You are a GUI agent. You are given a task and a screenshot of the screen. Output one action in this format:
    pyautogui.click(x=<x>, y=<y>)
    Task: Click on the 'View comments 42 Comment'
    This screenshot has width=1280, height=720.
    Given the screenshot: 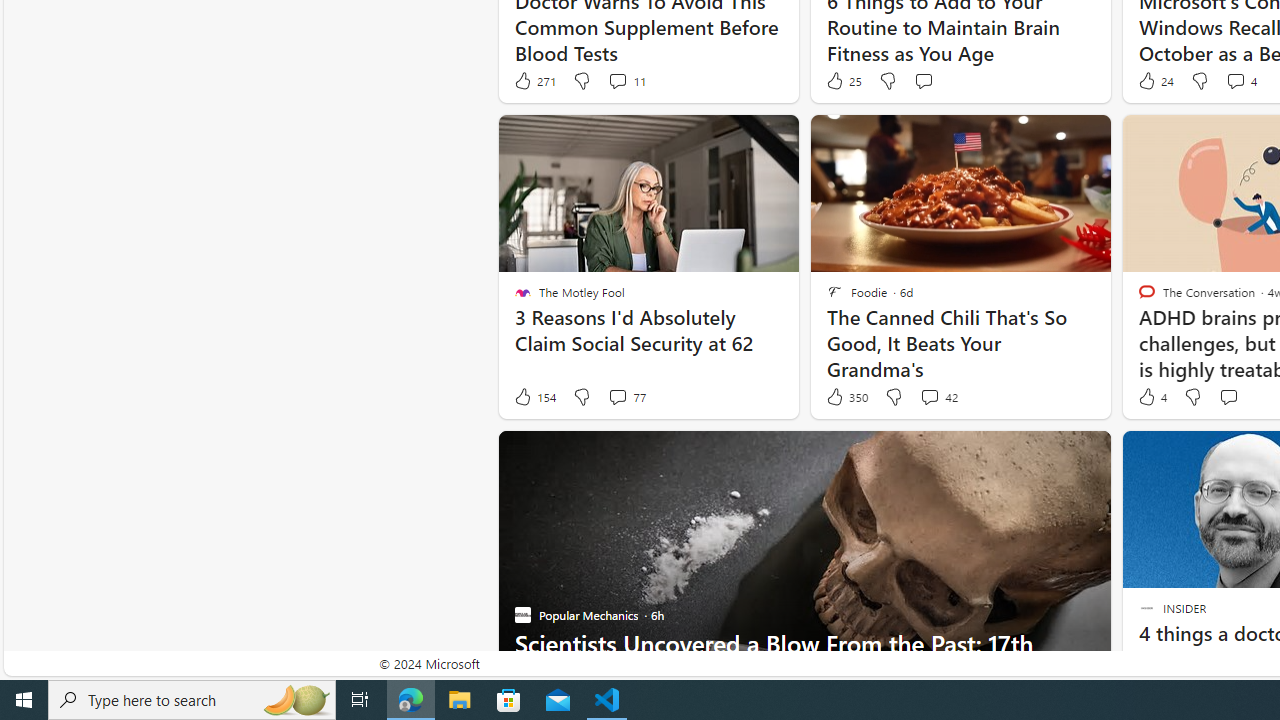 What is the action you would take?
    pyautogui.click(x=937, y=397)
    